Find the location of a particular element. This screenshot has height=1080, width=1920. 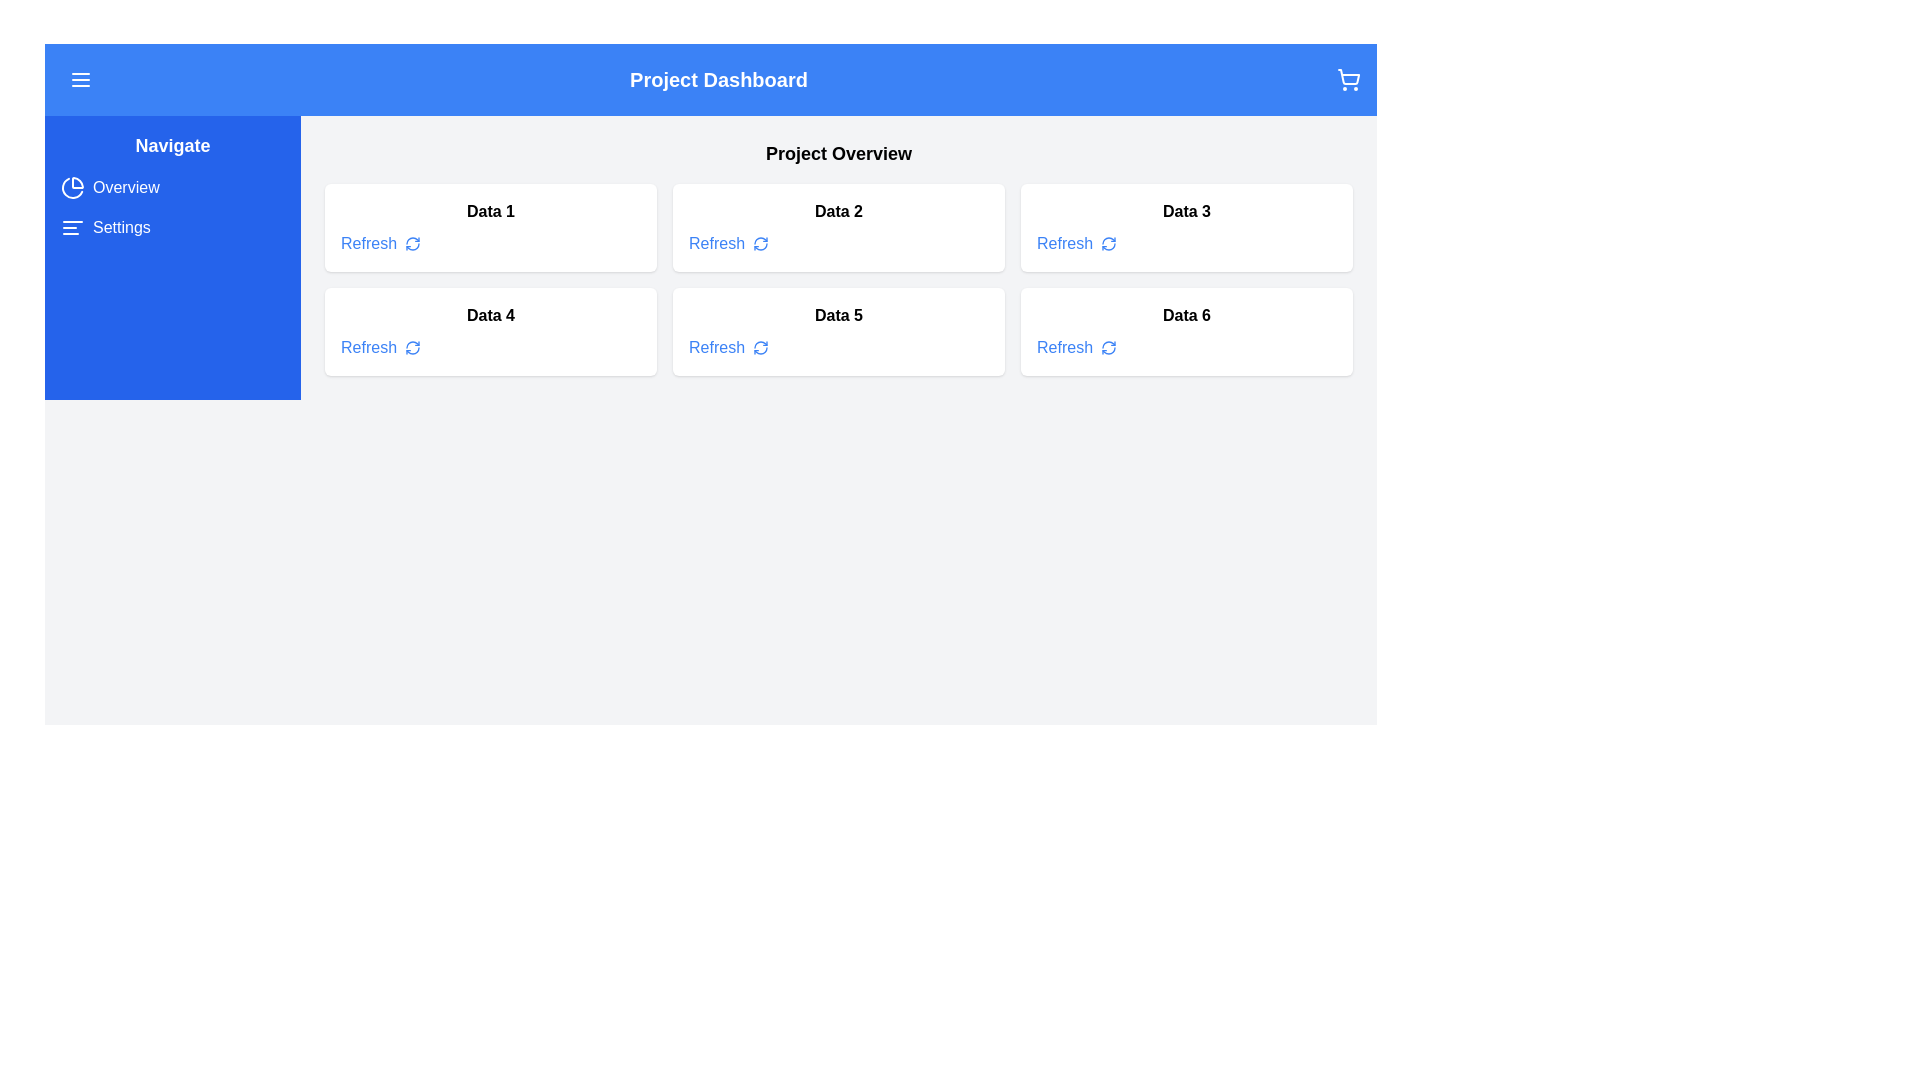

the pie chart icon located in the upper section of the navigation sidebar is located at coordinates (72, 188).